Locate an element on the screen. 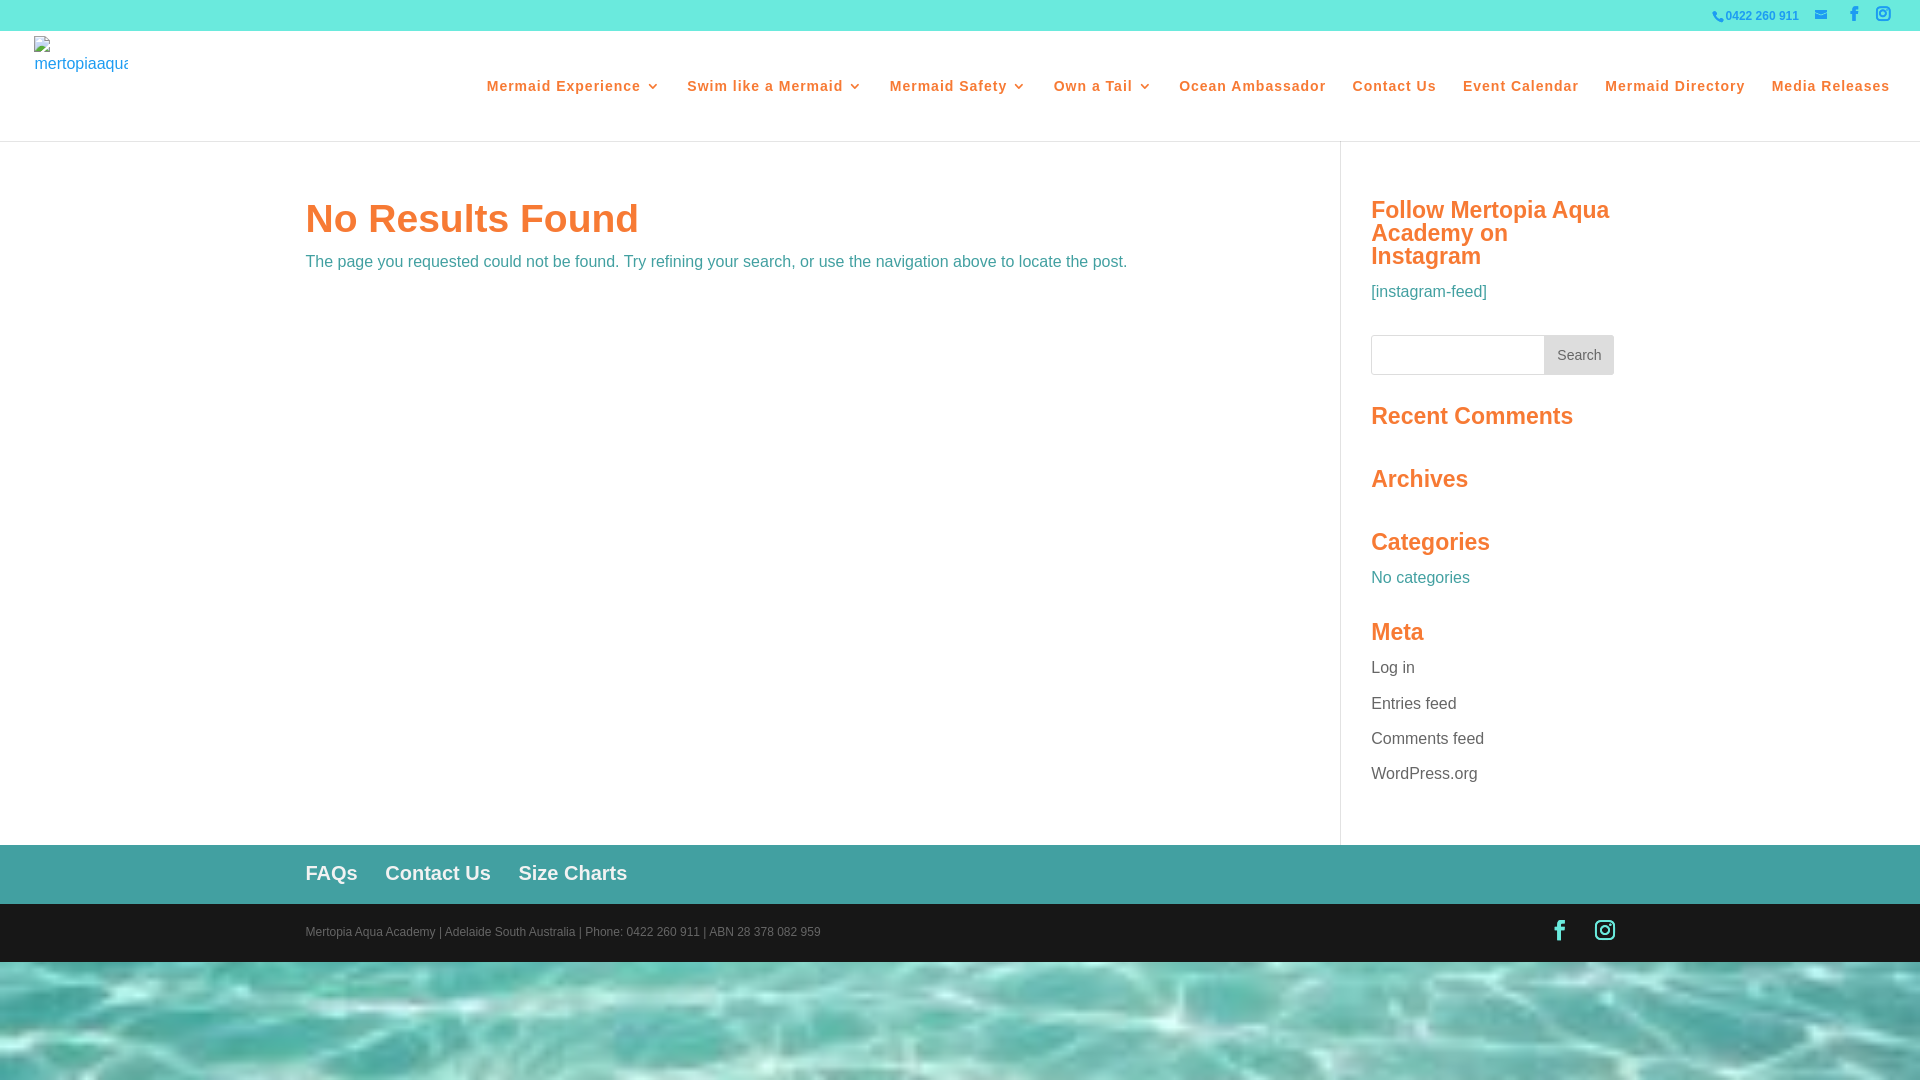 This screenshot has height=1080, width=1920. 'Search' is located at coordinates (1543, 353).